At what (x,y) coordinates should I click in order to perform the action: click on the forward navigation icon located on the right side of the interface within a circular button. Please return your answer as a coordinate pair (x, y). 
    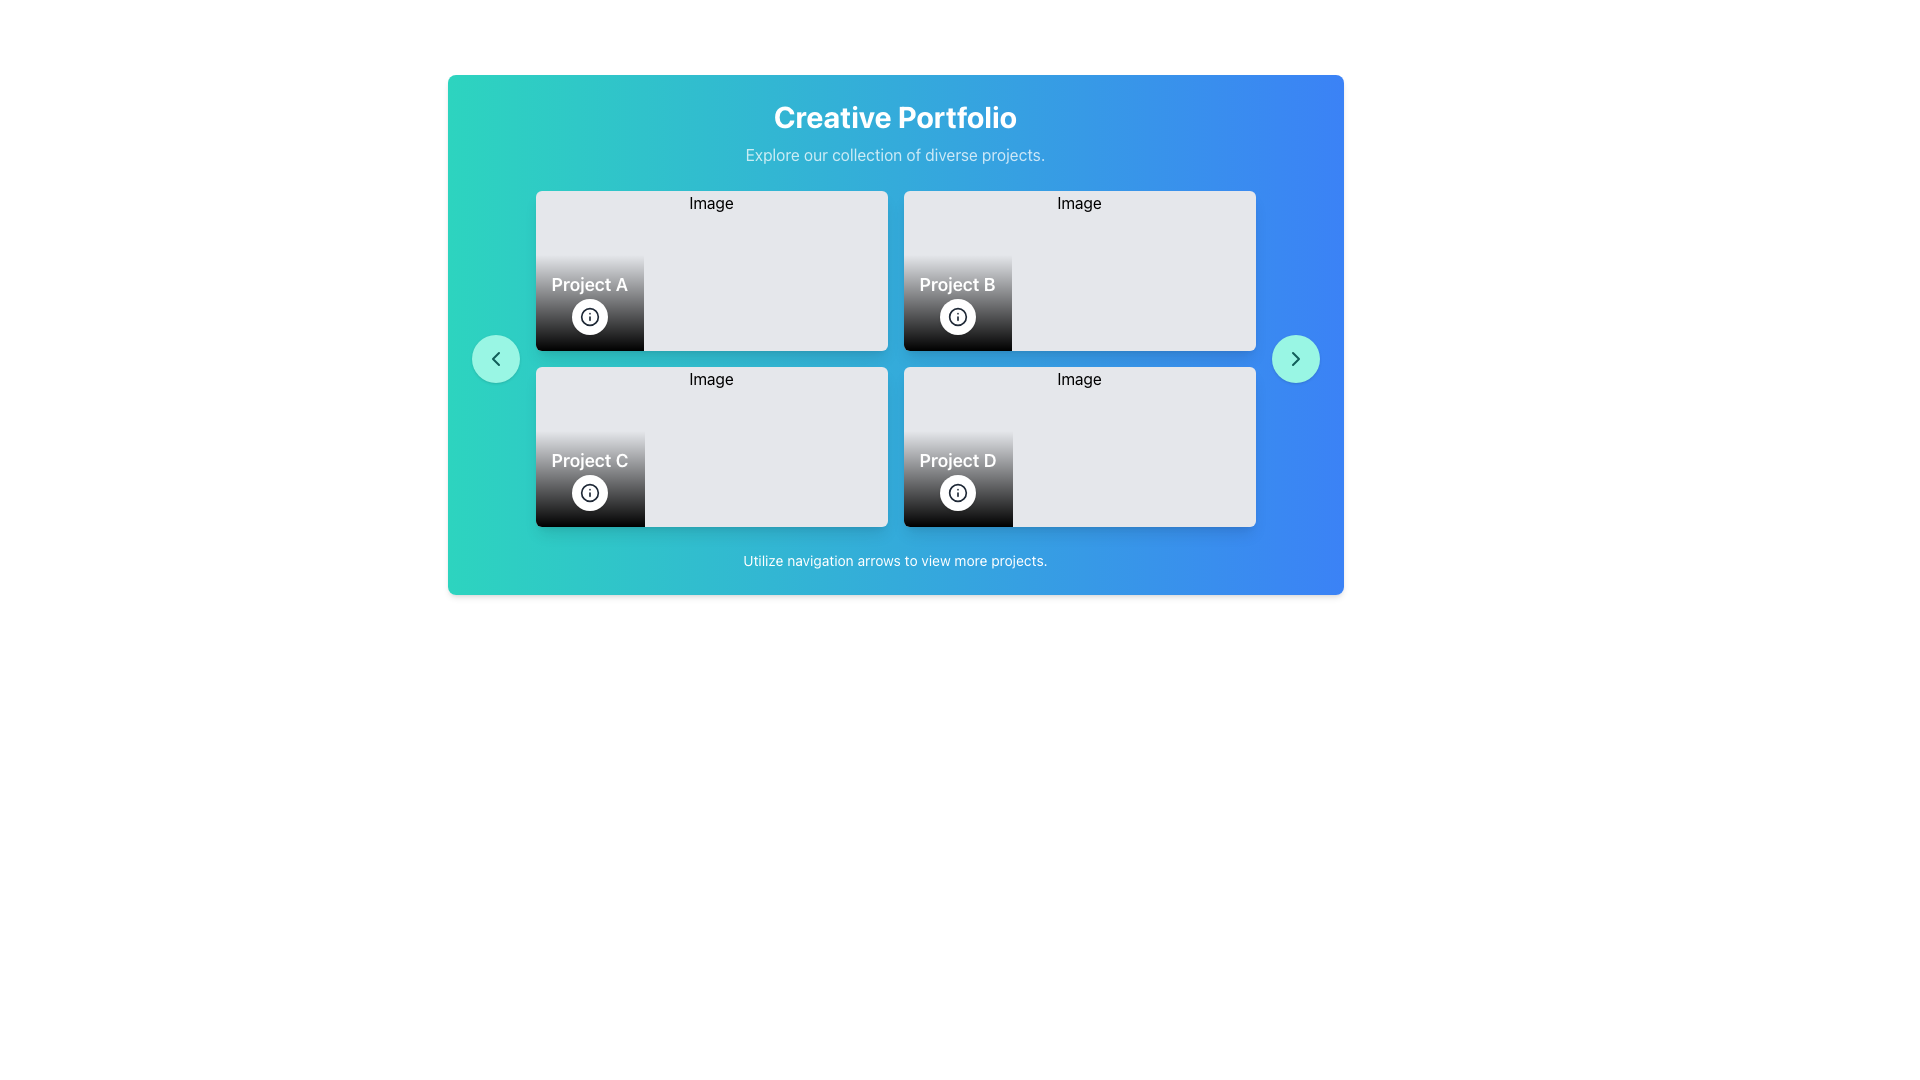
    Looking at the image, I should click on (1295, 357).